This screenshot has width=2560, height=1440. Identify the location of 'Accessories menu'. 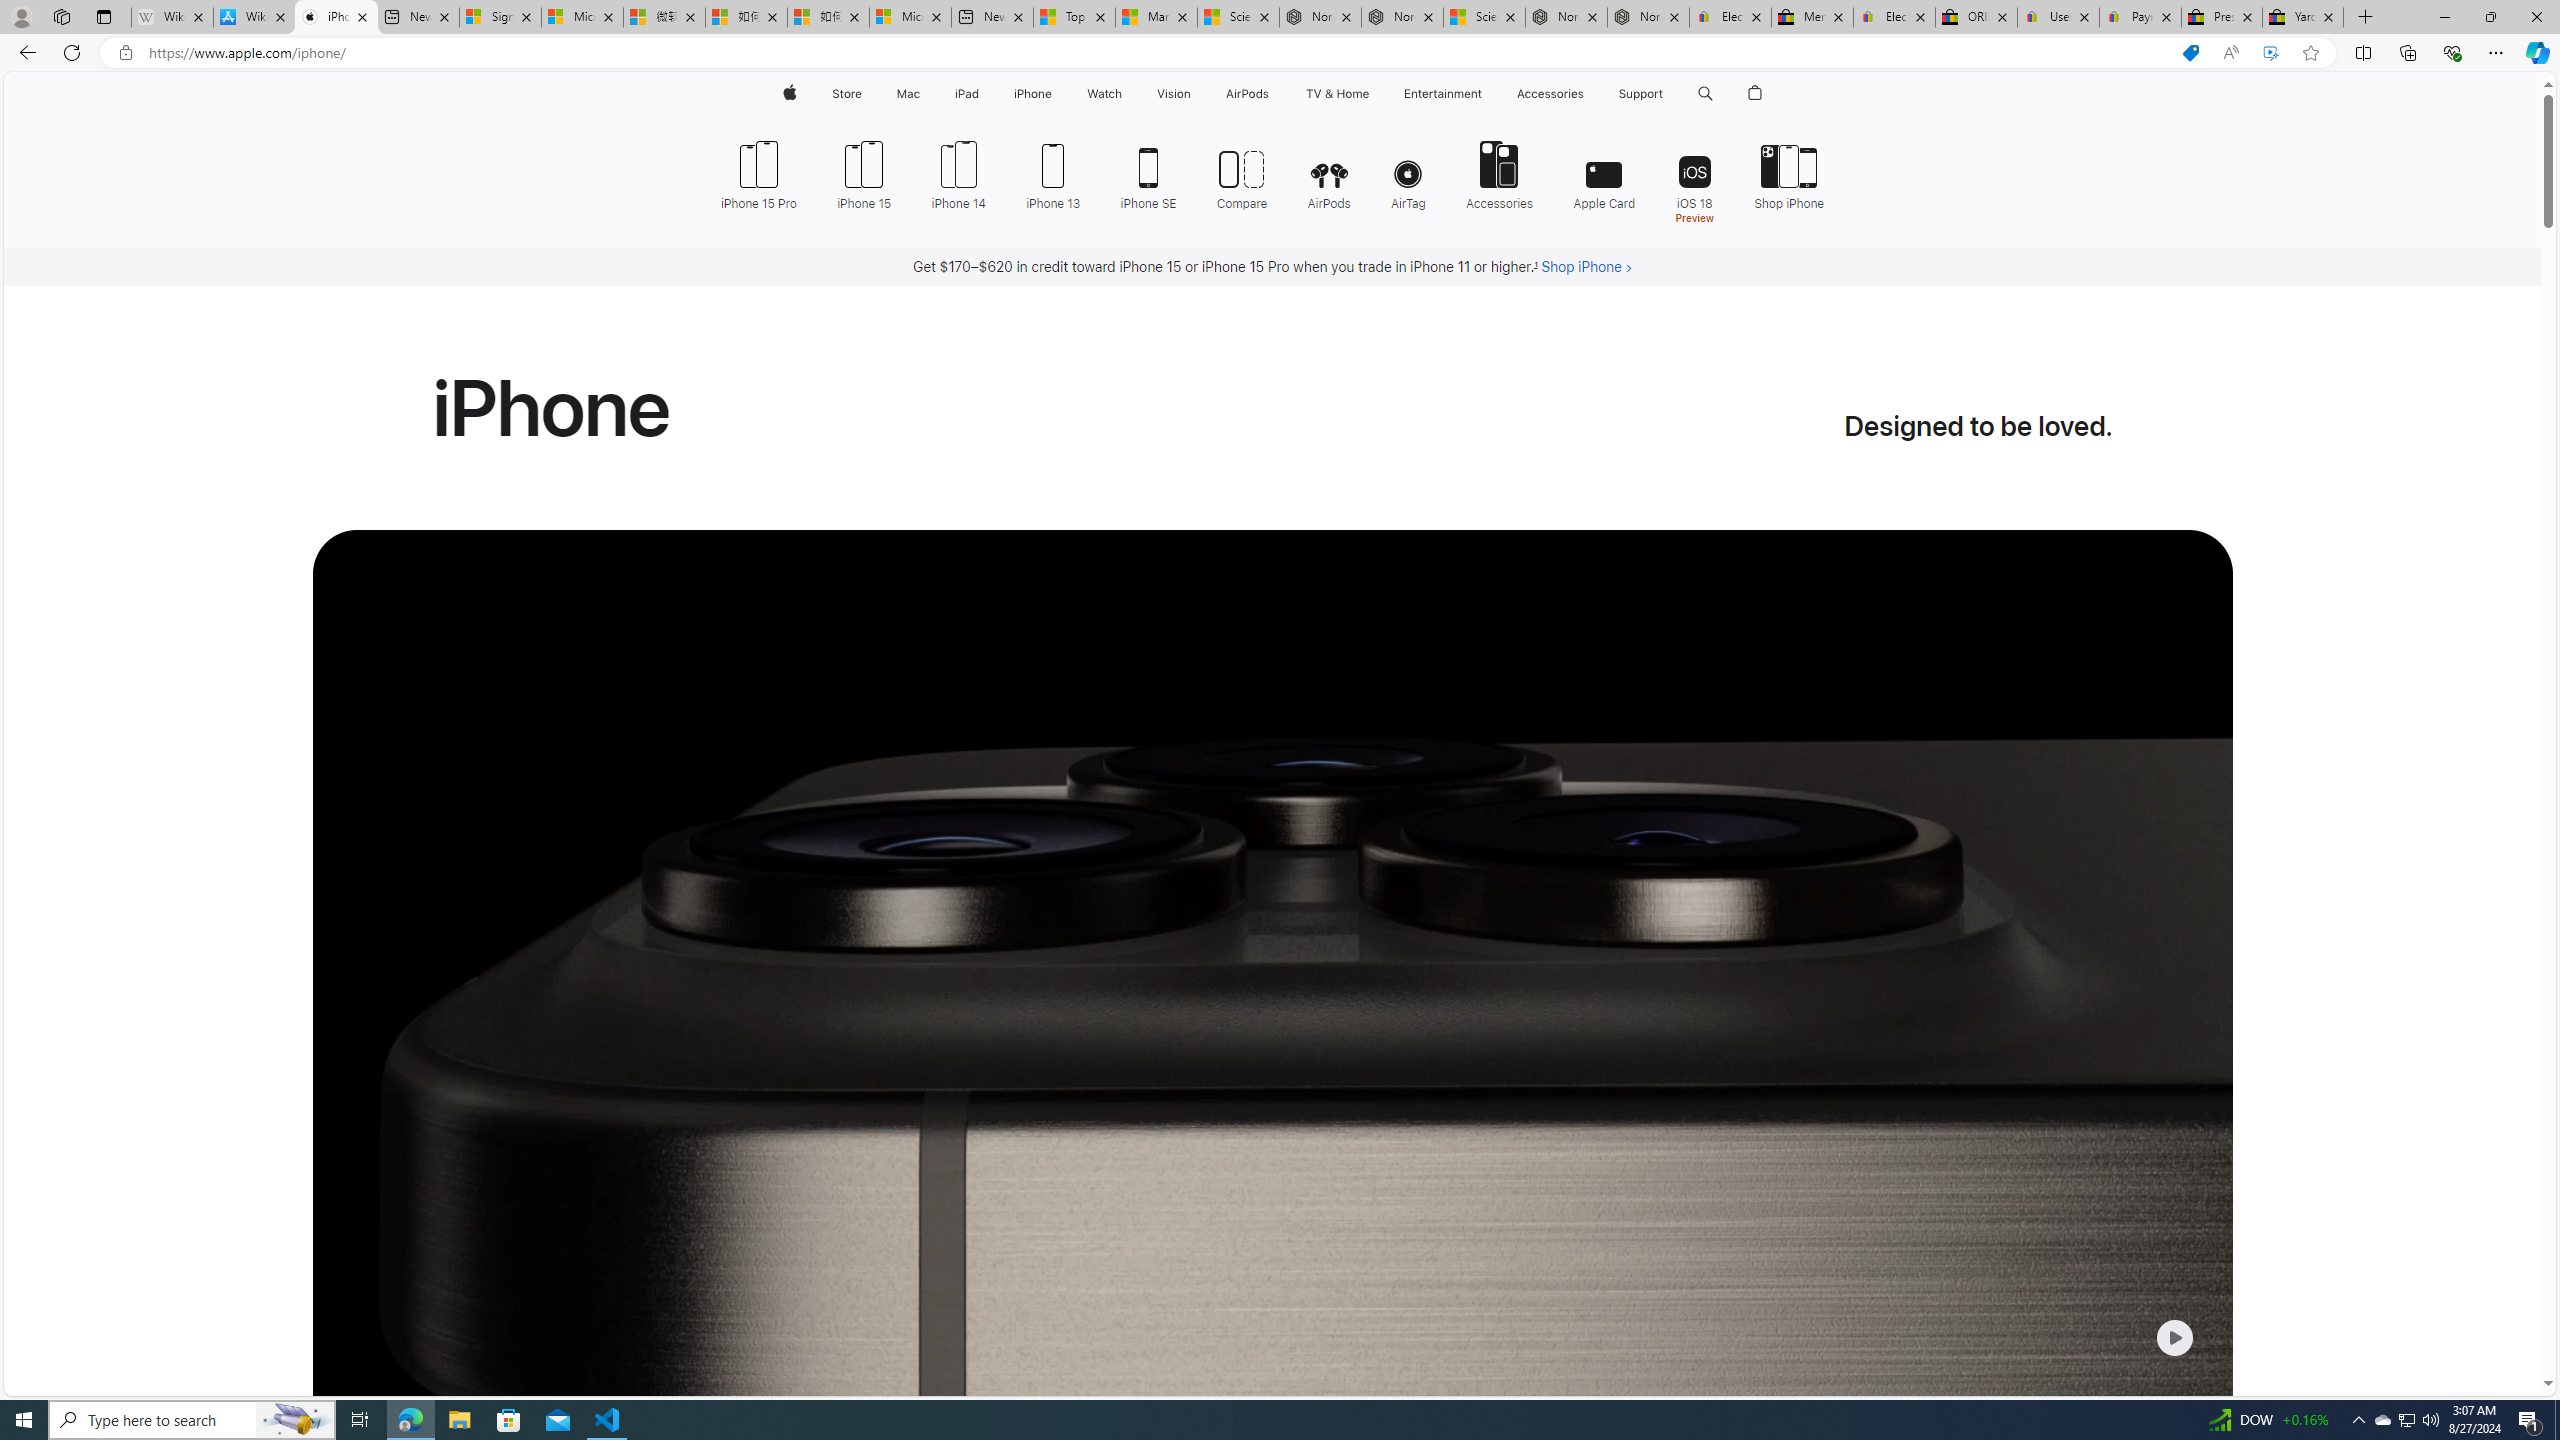
(1587, 93).